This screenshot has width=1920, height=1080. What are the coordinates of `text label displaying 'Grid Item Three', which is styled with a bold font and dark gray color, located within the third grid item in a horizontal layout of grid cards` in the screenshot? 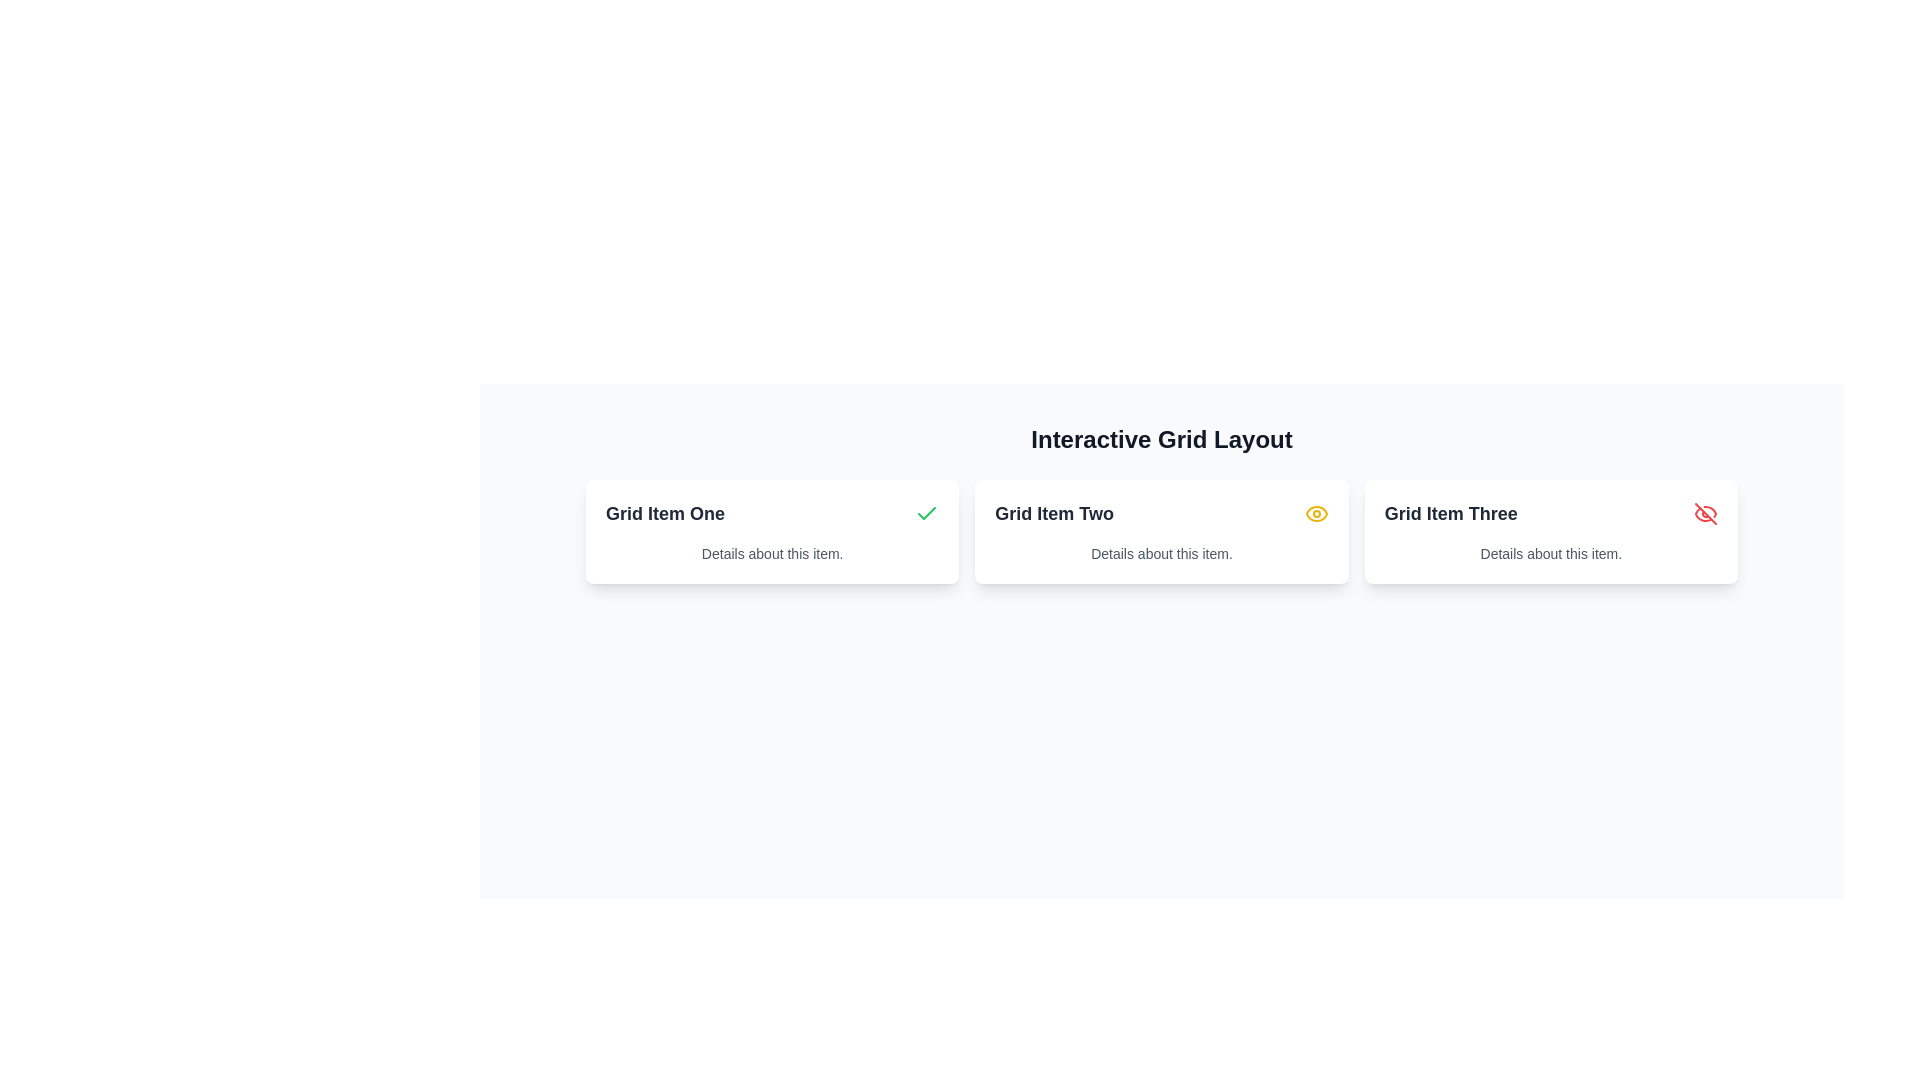 It's located at (1451, 512).